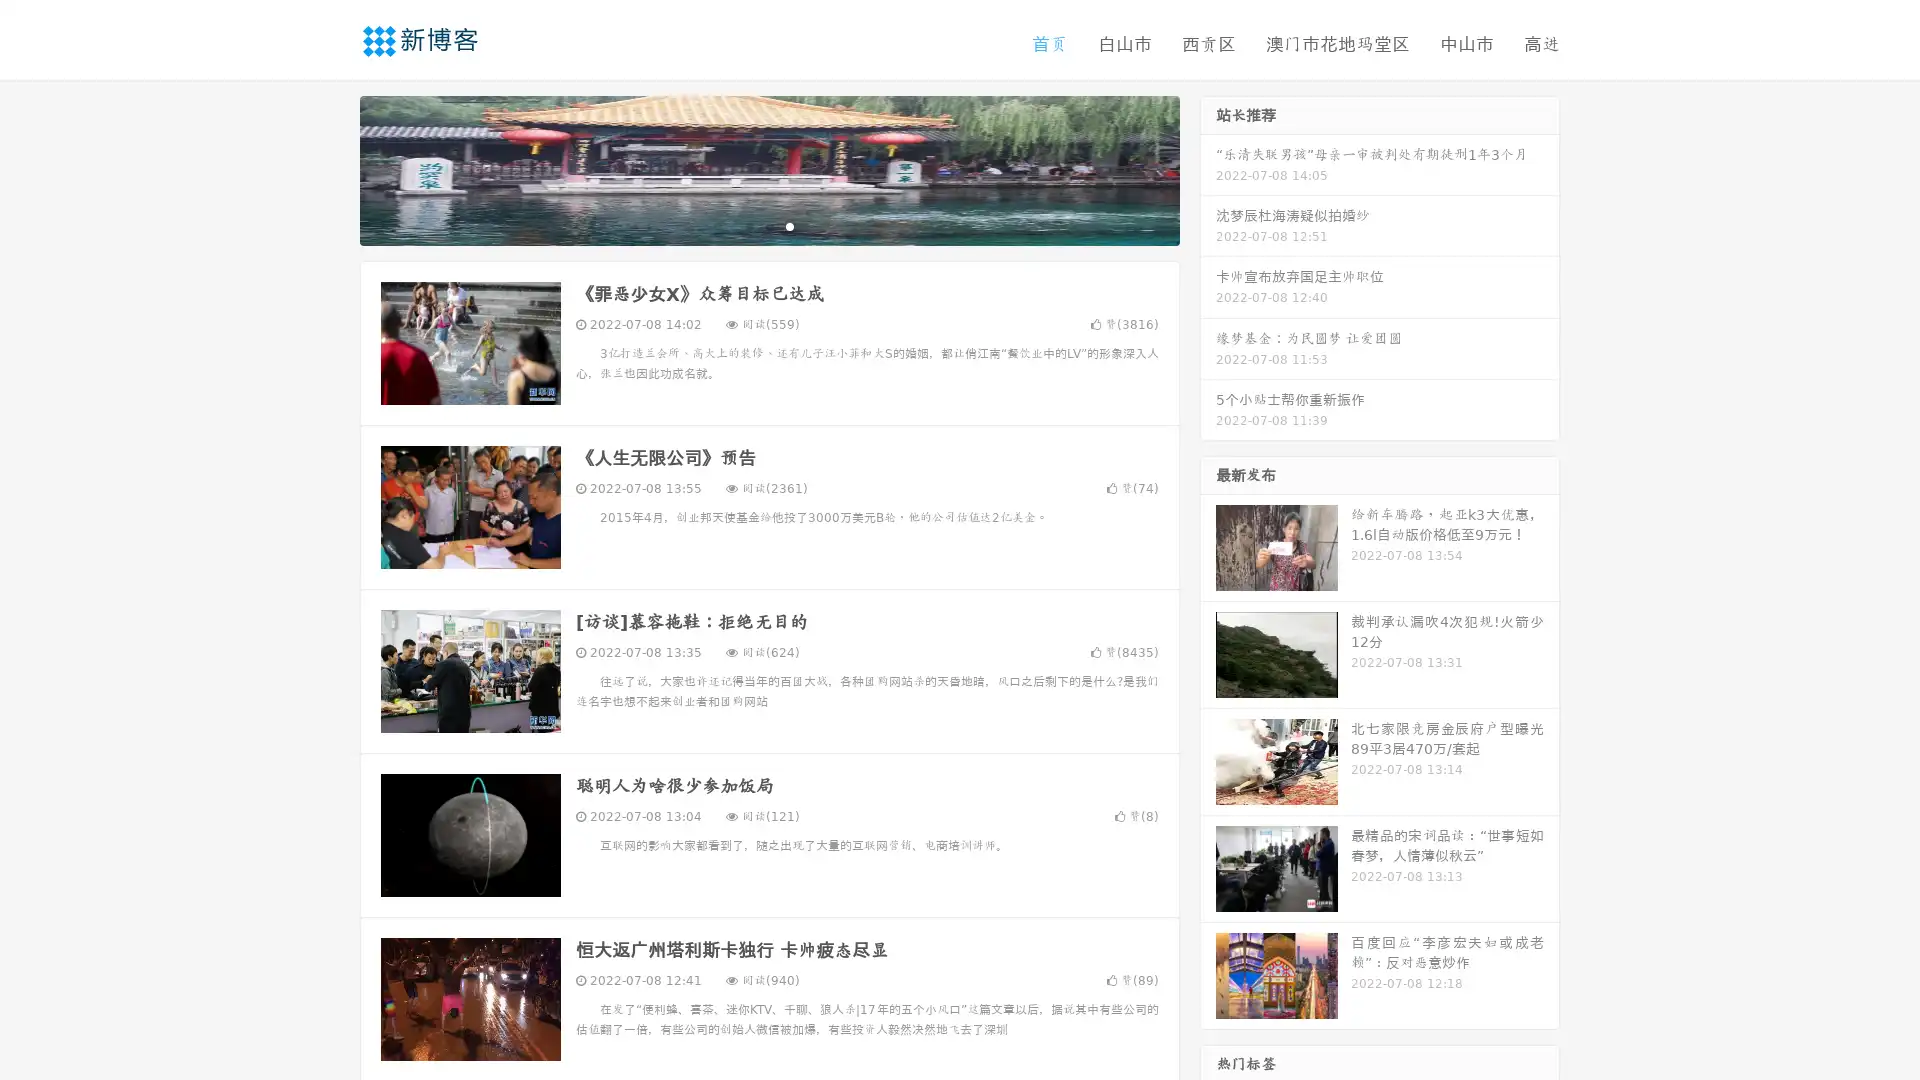  I want to click on Go to slide 3, so click(789, 225).